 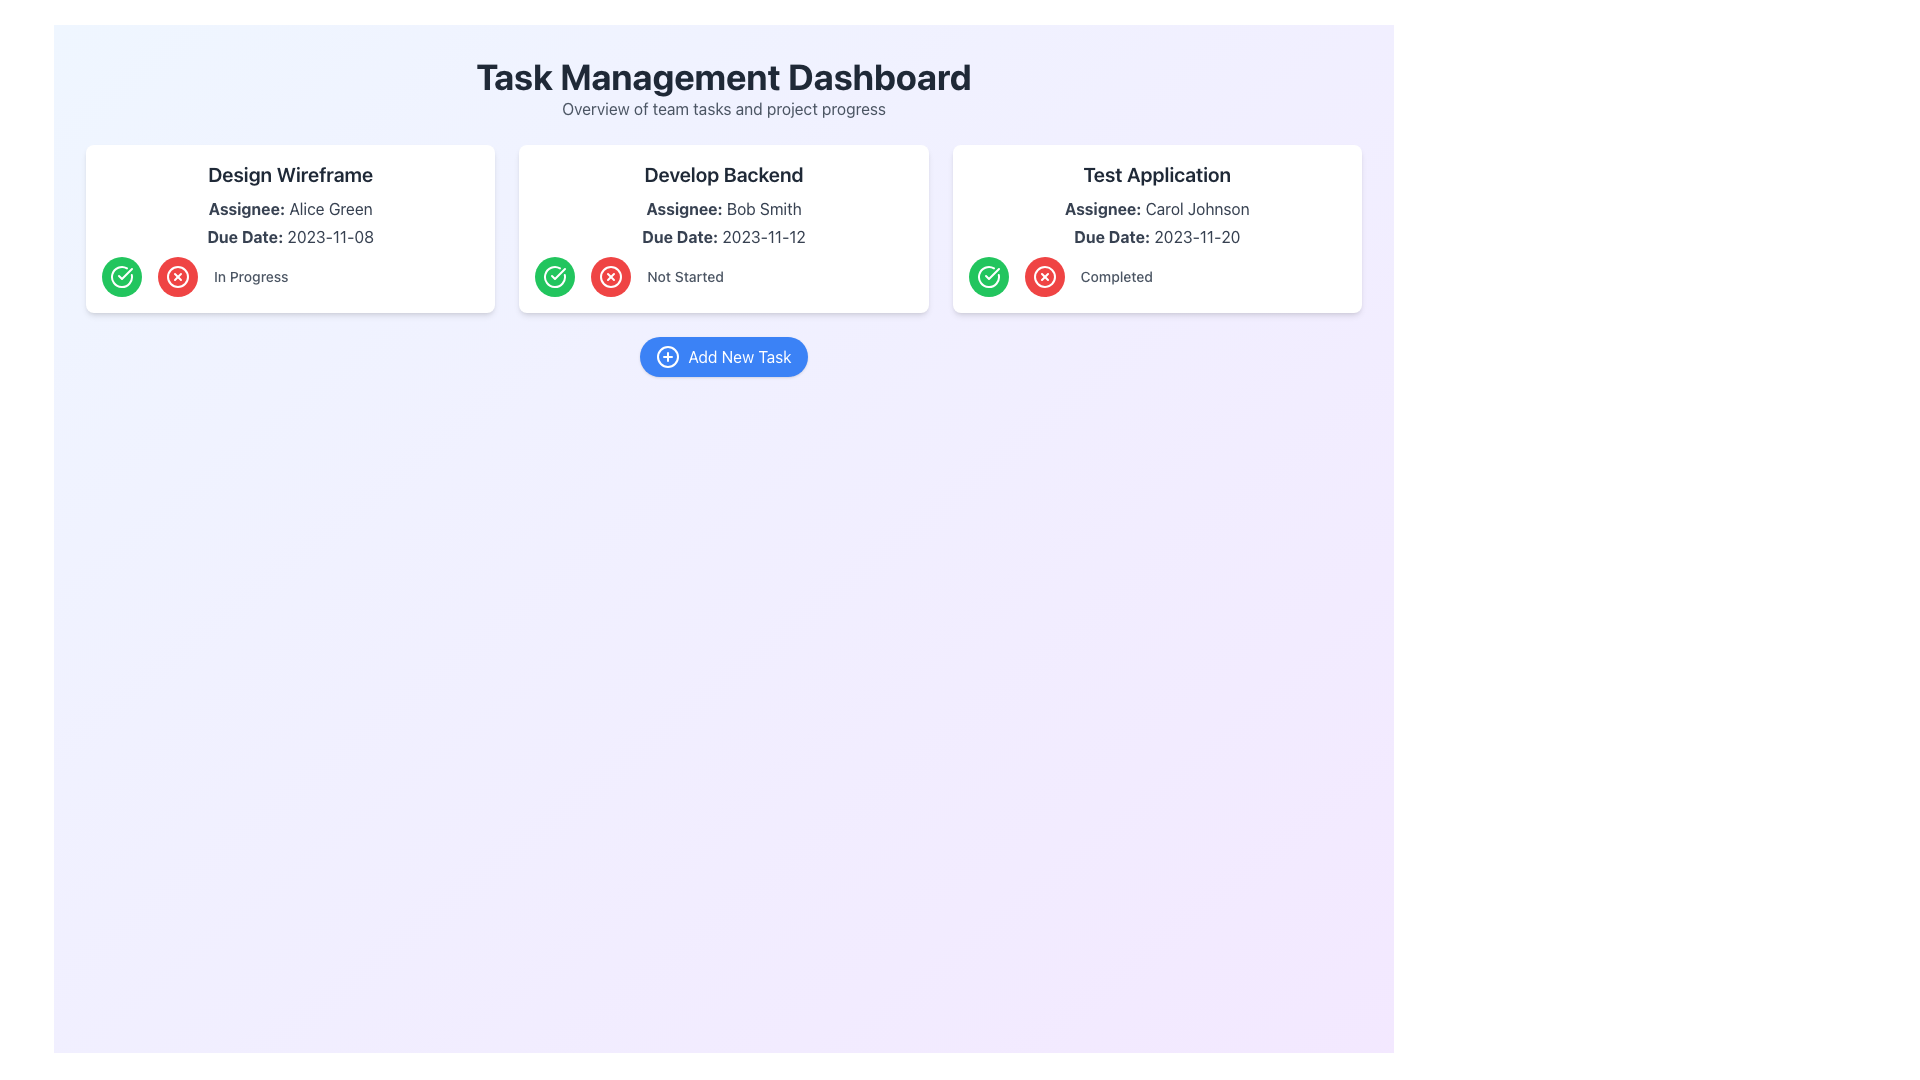 What do you see at coordinates (555, 277) in the screenshot?
I see `the green circular icon with a white checkmark in the 'Develop Backend' card` at bounding box center [555, 277].